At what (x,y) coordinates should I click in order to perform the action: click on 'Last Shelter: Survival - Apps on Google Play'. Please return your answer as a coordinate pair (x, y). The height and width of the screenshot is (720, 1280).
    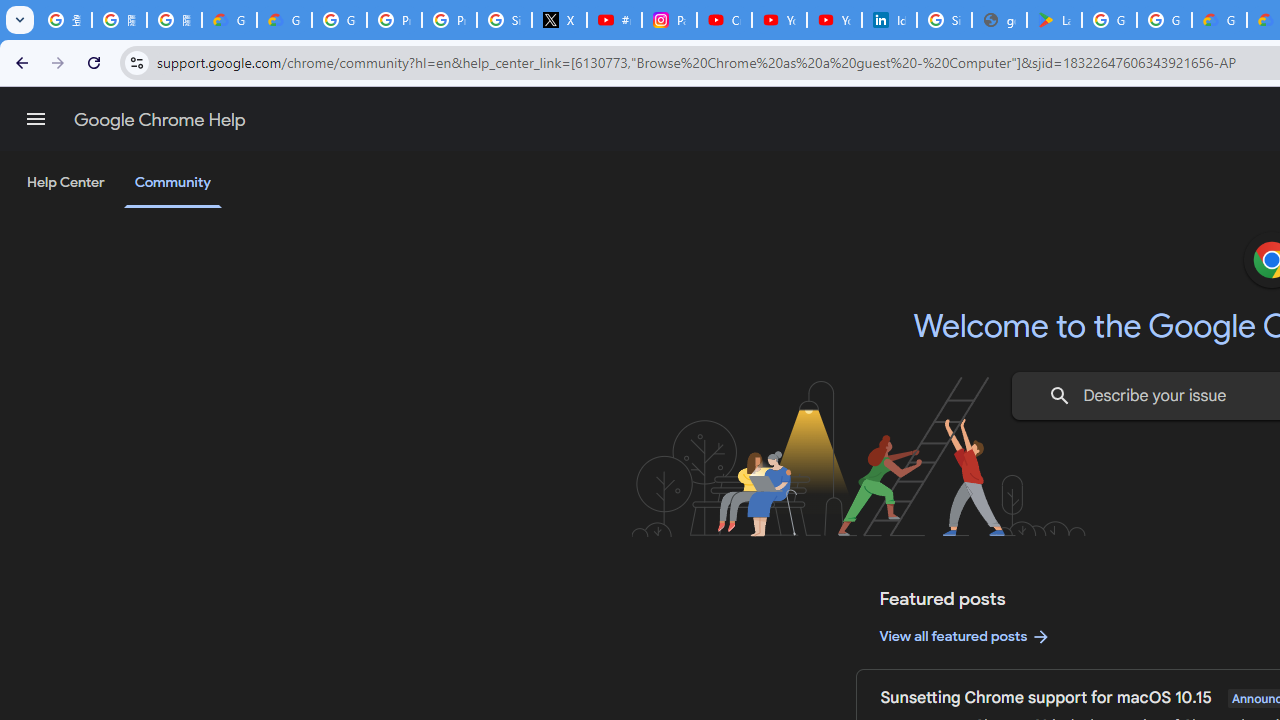
    Looking at the image, I should click on (1053, 20).